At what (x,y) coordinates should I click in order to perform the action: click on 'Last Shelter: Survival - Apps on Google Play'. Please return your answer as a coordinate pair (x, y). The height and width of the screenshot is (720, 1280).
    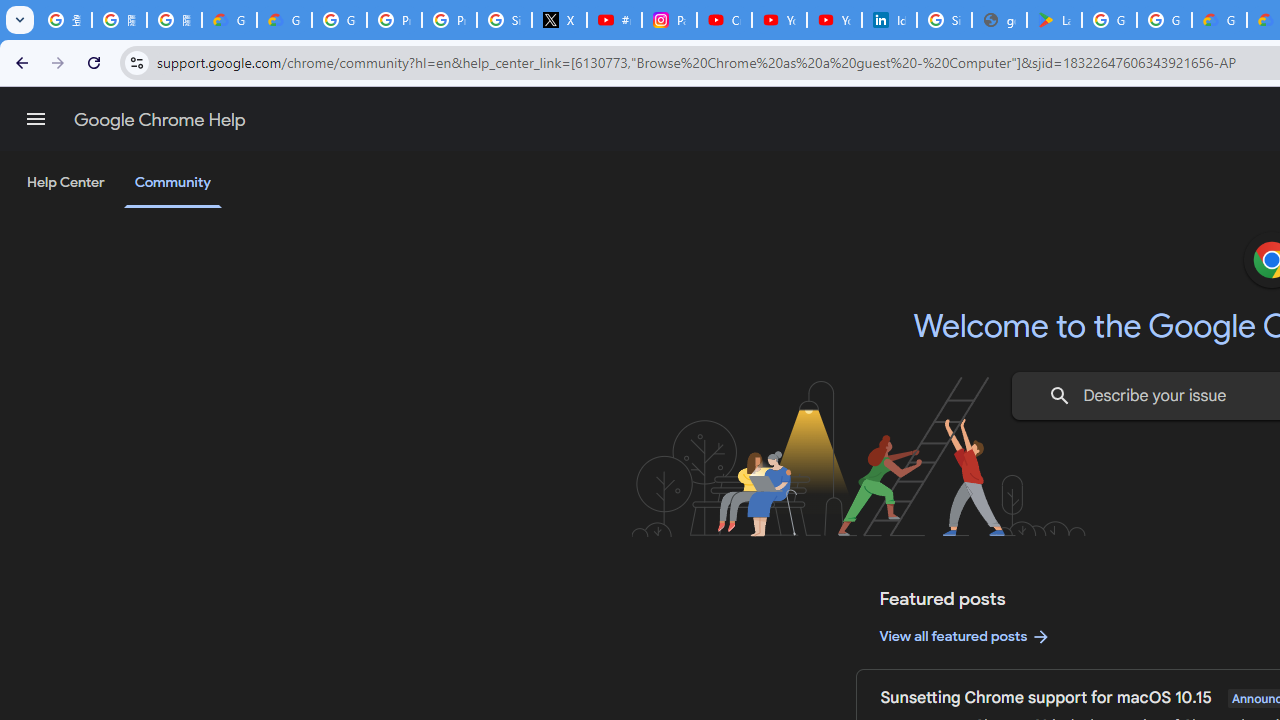
    Looking at the image, I should click on (1053, 20).